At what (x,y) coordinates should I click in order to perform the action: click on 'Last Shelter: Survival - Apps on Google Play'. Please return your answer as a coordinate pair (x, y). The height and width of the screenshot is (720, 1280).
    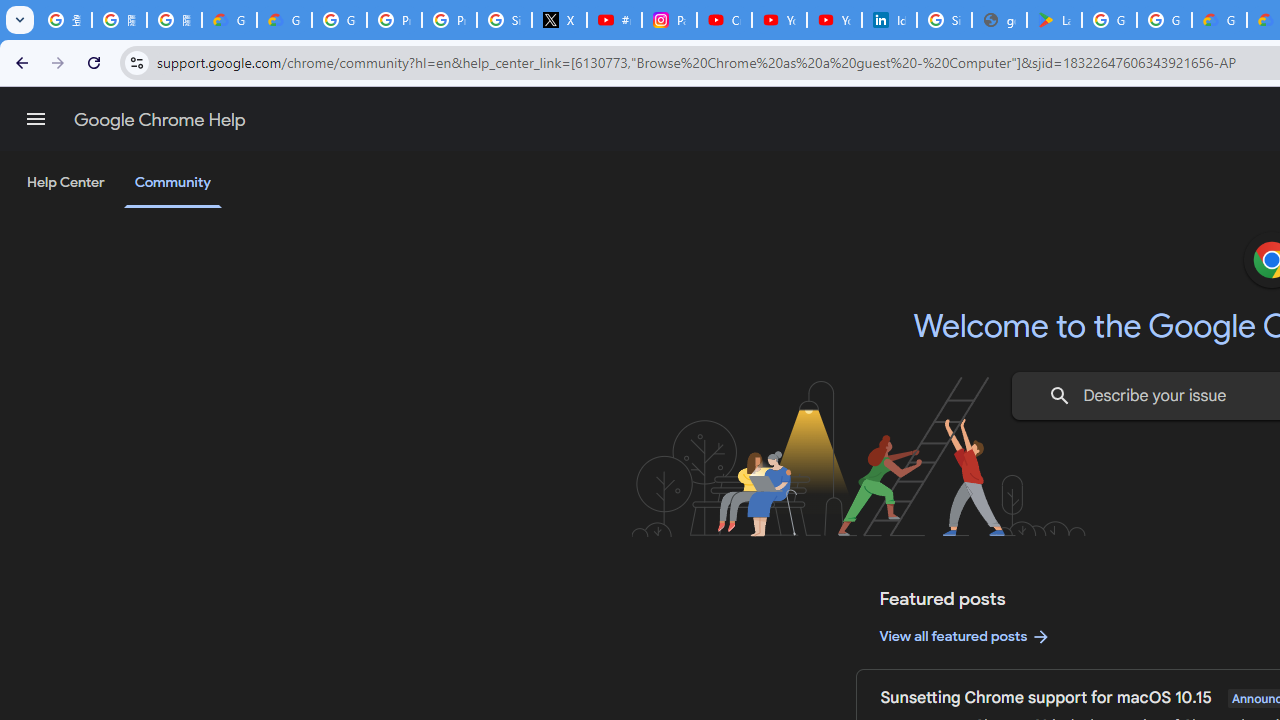
    Looking at the image, I should click on (1053, 20).